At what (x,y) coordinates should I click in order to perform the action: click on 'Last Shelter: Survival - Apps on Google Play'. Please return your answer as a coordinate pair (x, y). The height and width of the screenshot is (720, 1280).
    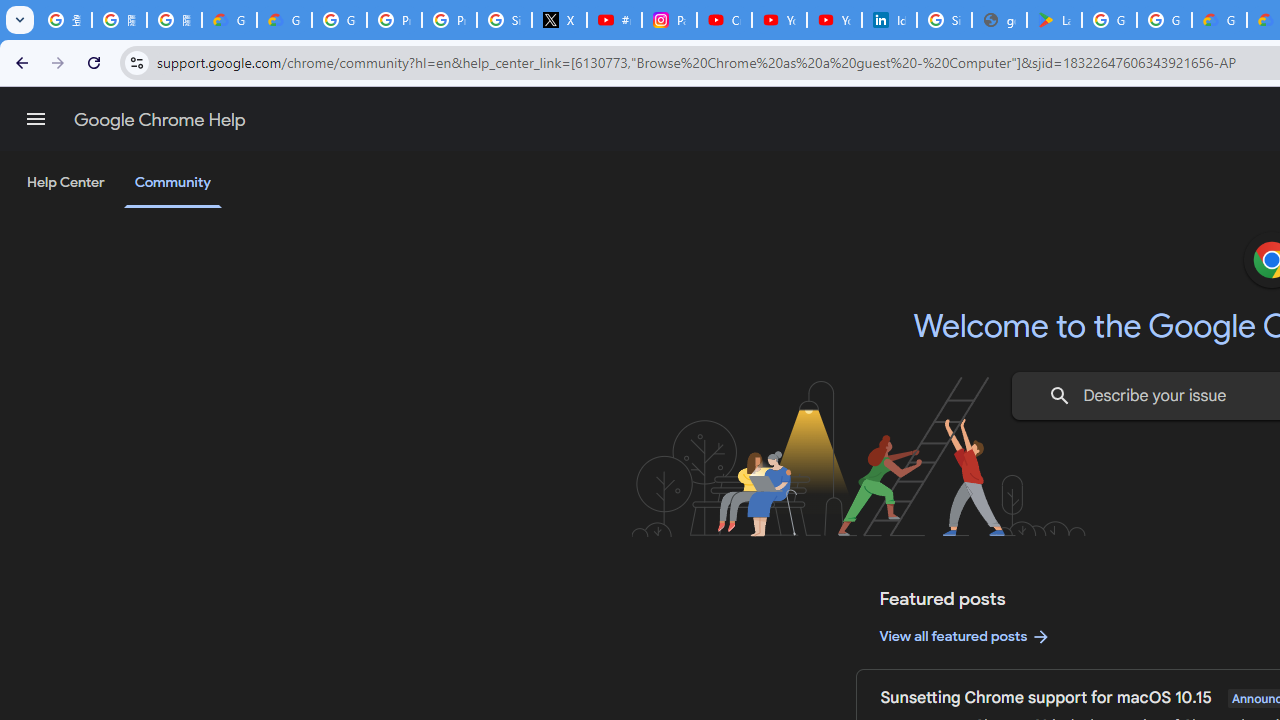
    Looking at the image, I should click on (1053, 20).